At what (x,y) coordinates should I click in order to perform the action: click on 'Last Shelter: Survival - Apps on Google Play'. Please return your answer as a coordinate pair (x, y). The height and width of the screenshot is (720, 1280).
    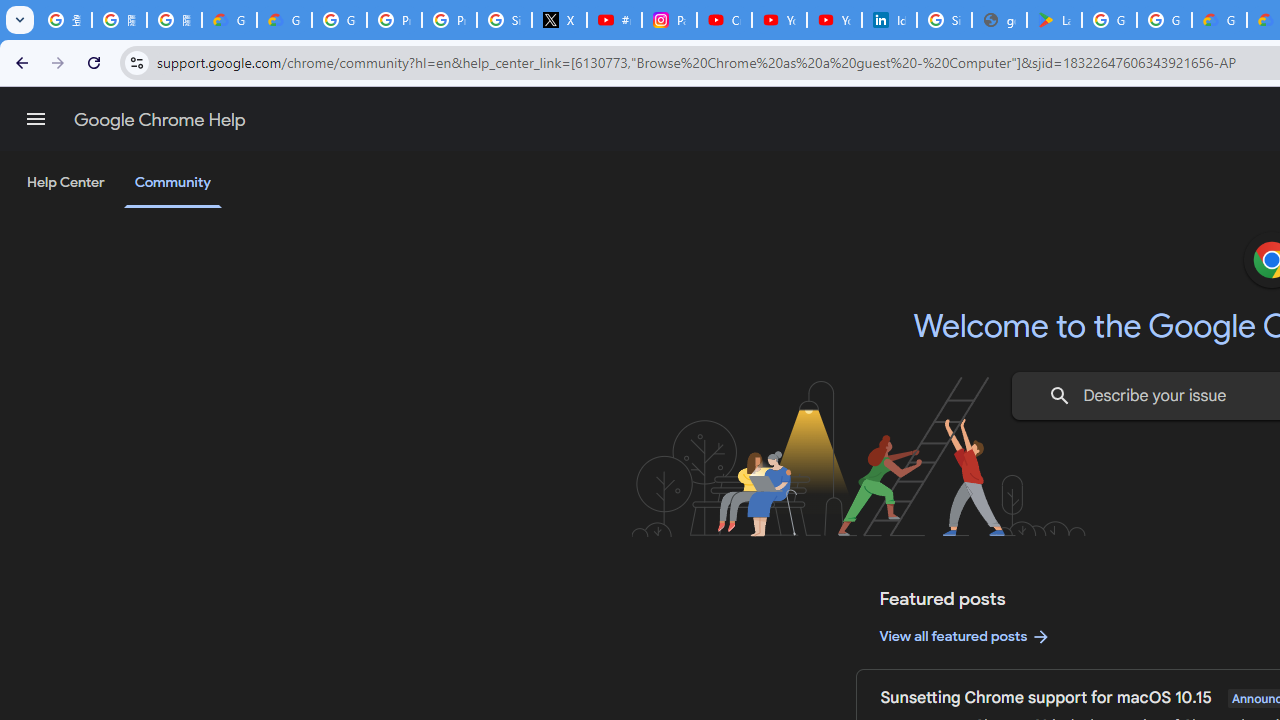
    Looking at the image, I should click on (1053, 20).